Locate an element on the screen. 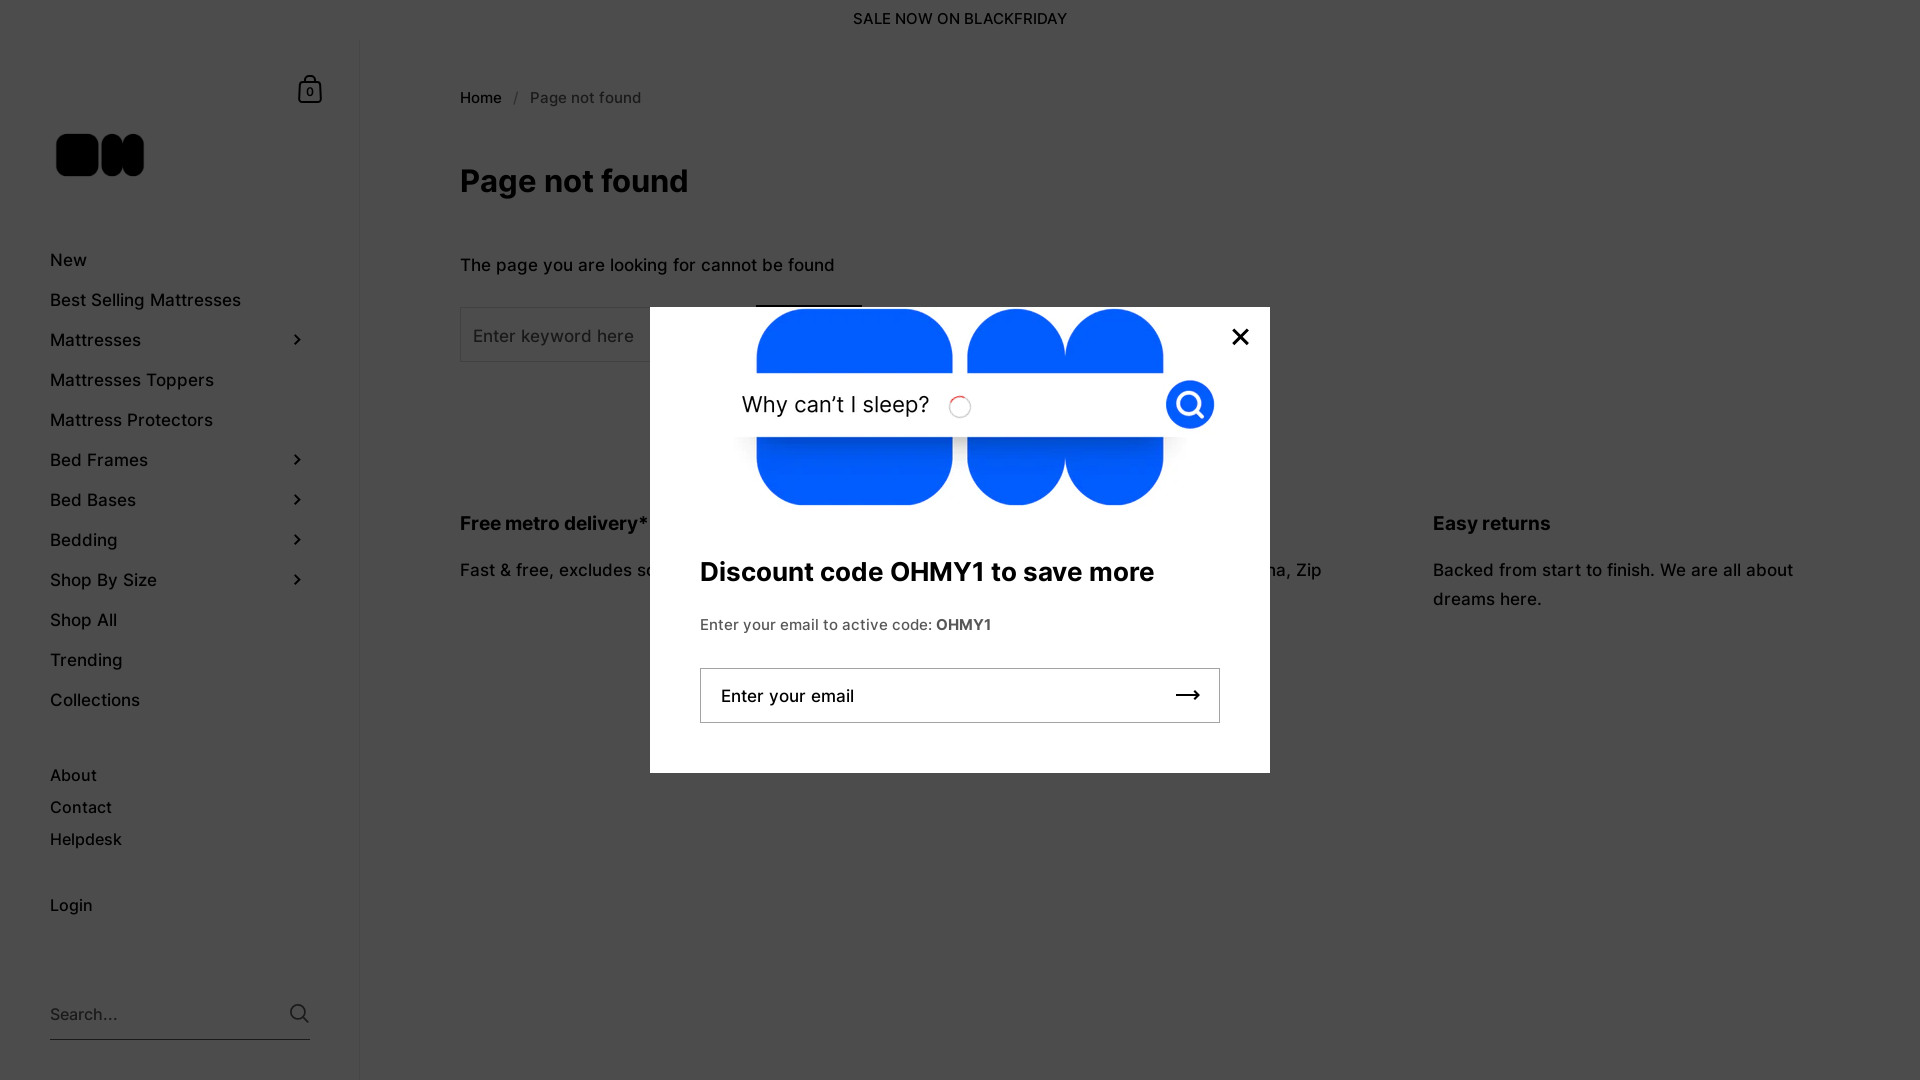 This screenshot has width=1920, height=1080. 'Mattresses' is located at coordinates (179, 338).